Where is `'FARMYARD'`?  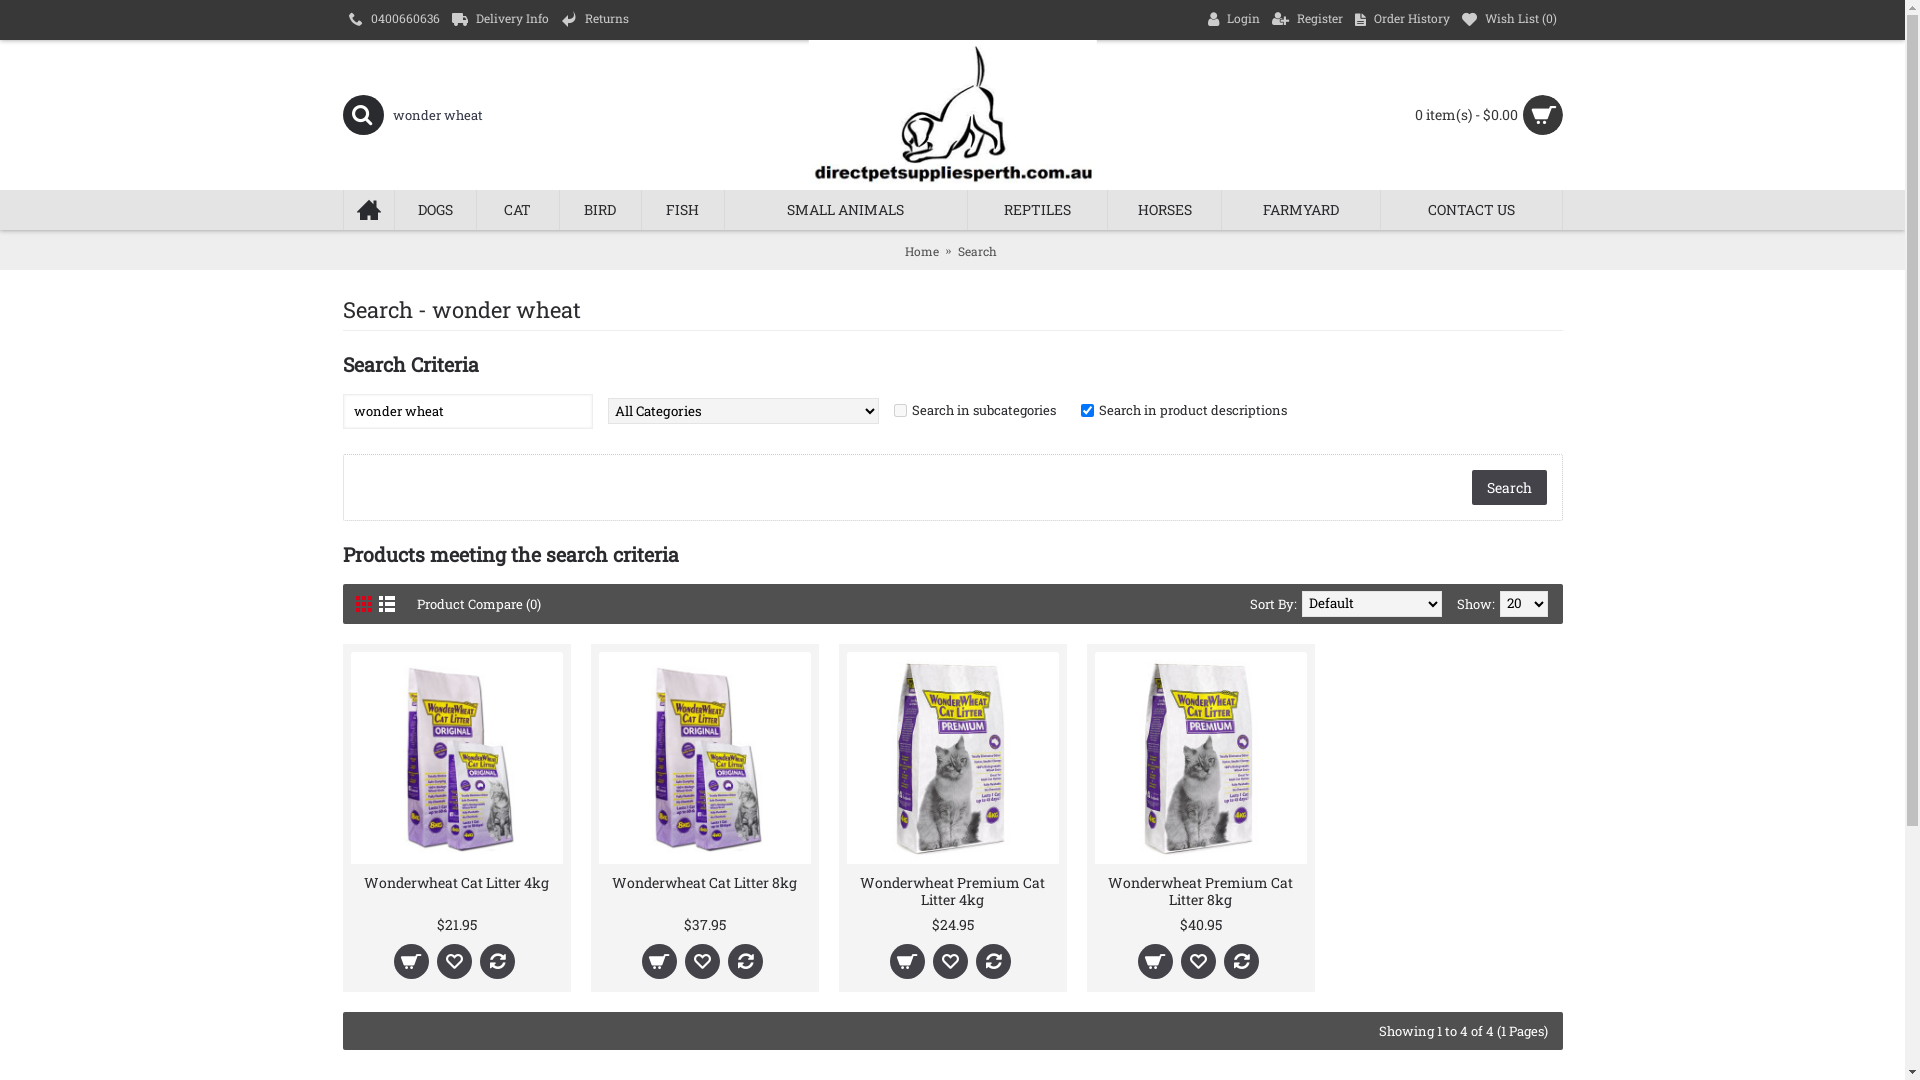 'FARMYARD' is located at coordinates (1300, 209).